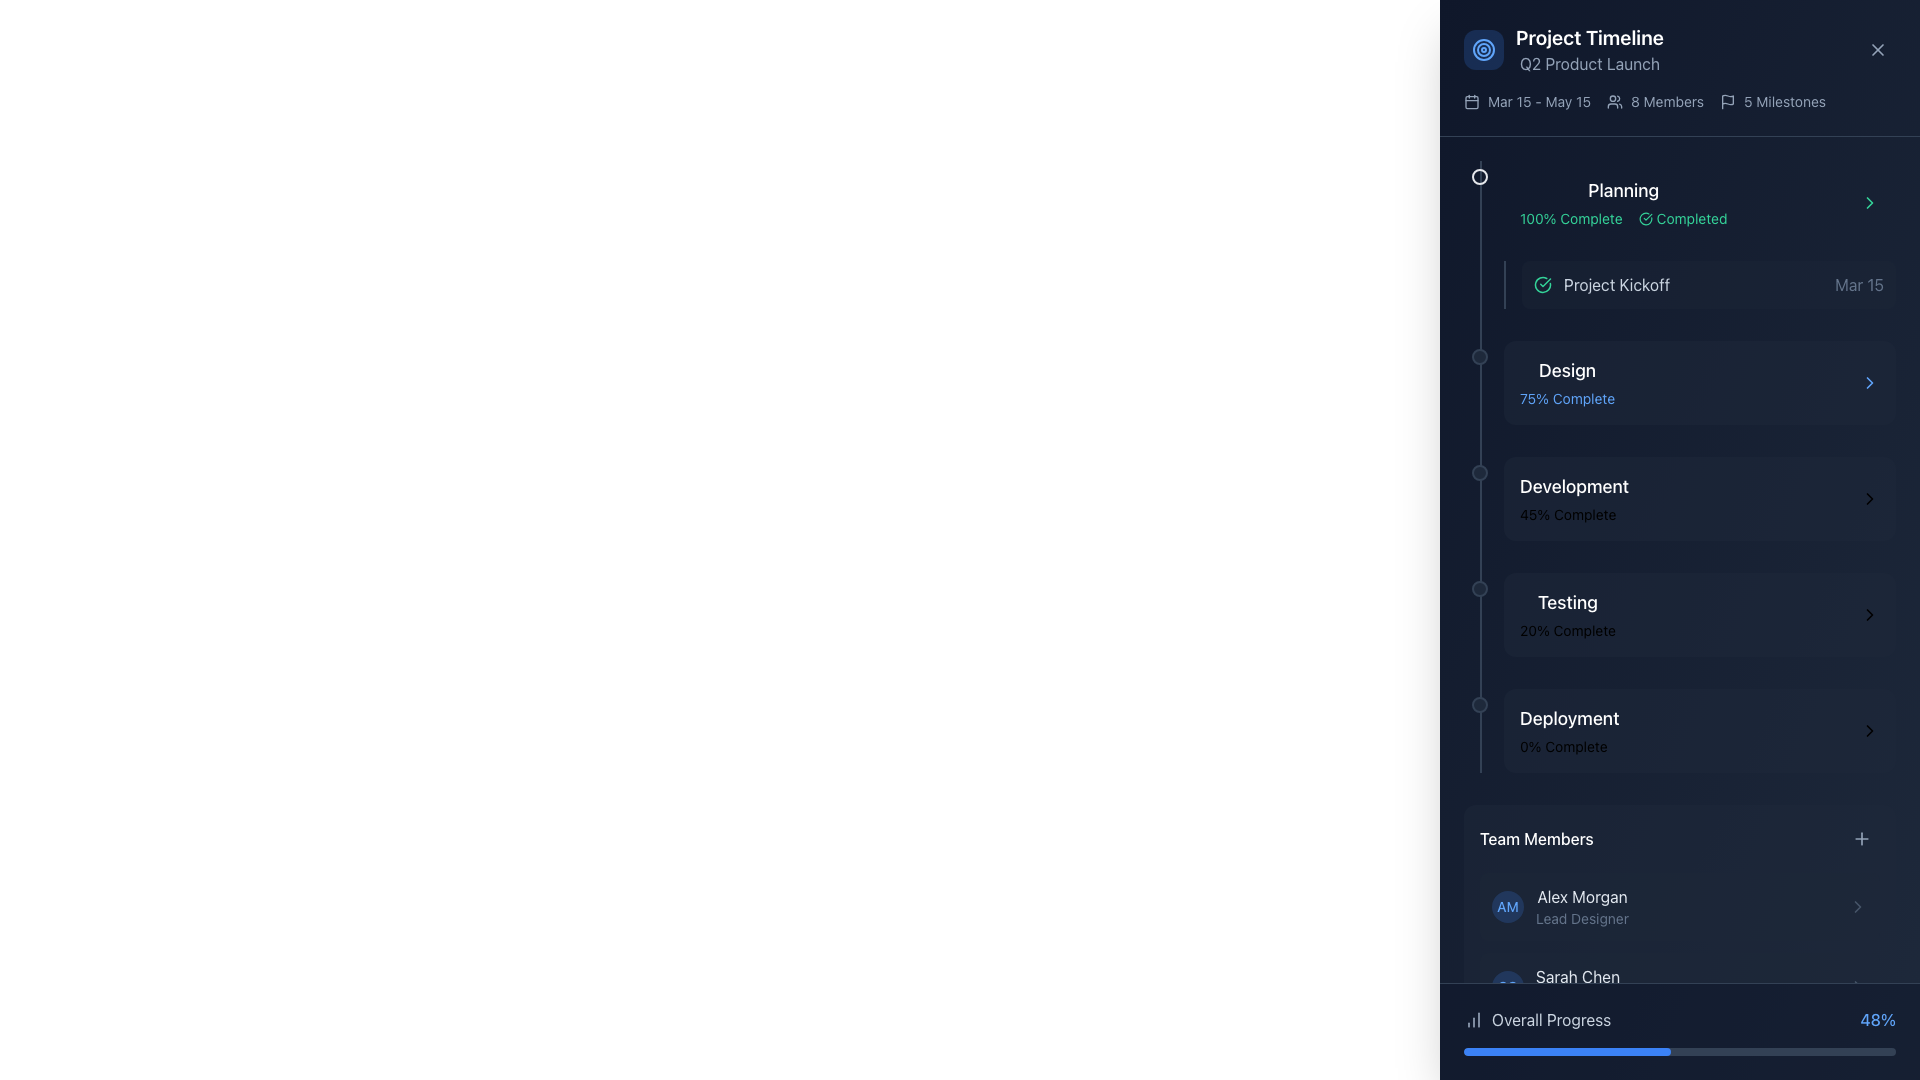 This screenshot has width=1920, height=1080. What do you see at coordinates (1614, 101) in the screenshot?
I see `the member icon located at the top-right of the interface, which visually indicates the concept of members or a user group in the project timeline` at bounding box center [1614, 101].